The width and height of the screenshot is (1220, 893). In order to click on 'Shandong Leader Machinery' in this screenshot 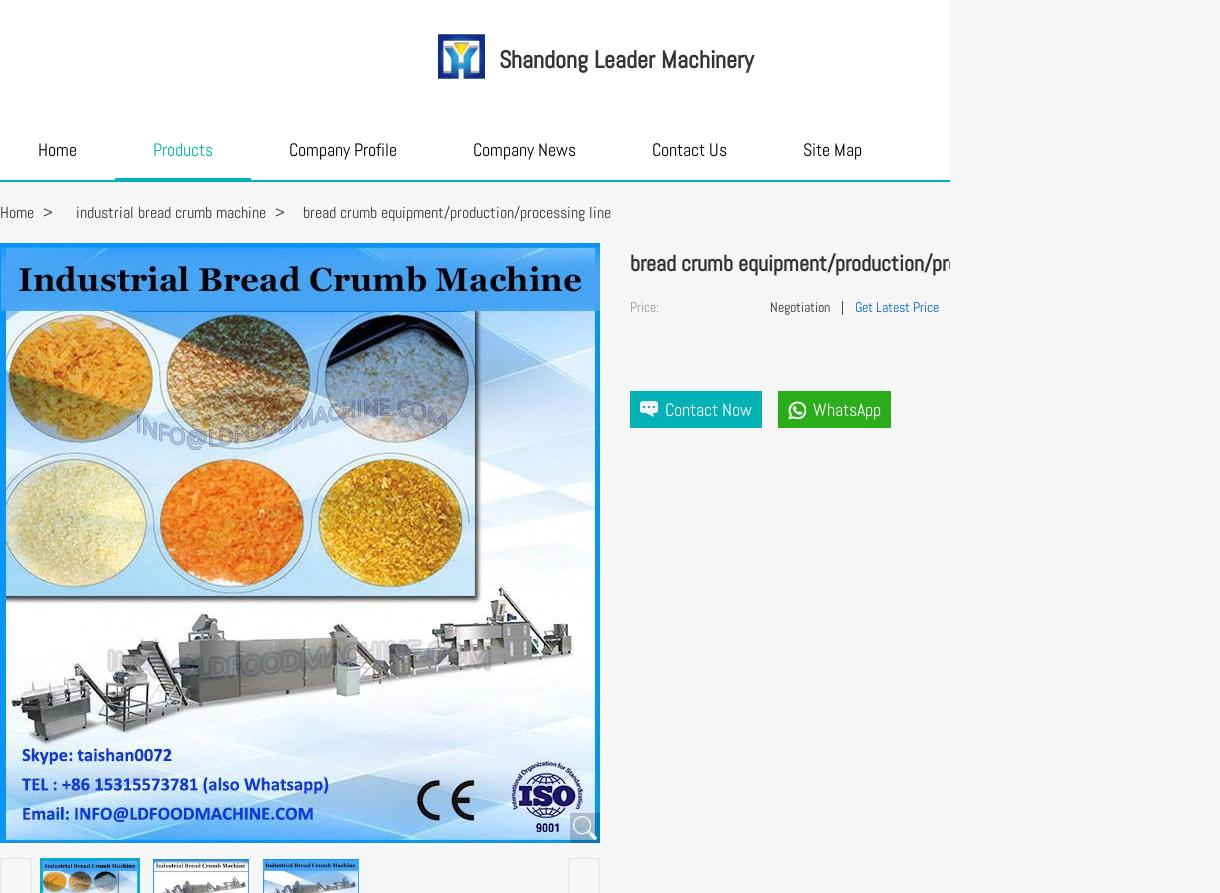, I will do `click(625, 59)`.